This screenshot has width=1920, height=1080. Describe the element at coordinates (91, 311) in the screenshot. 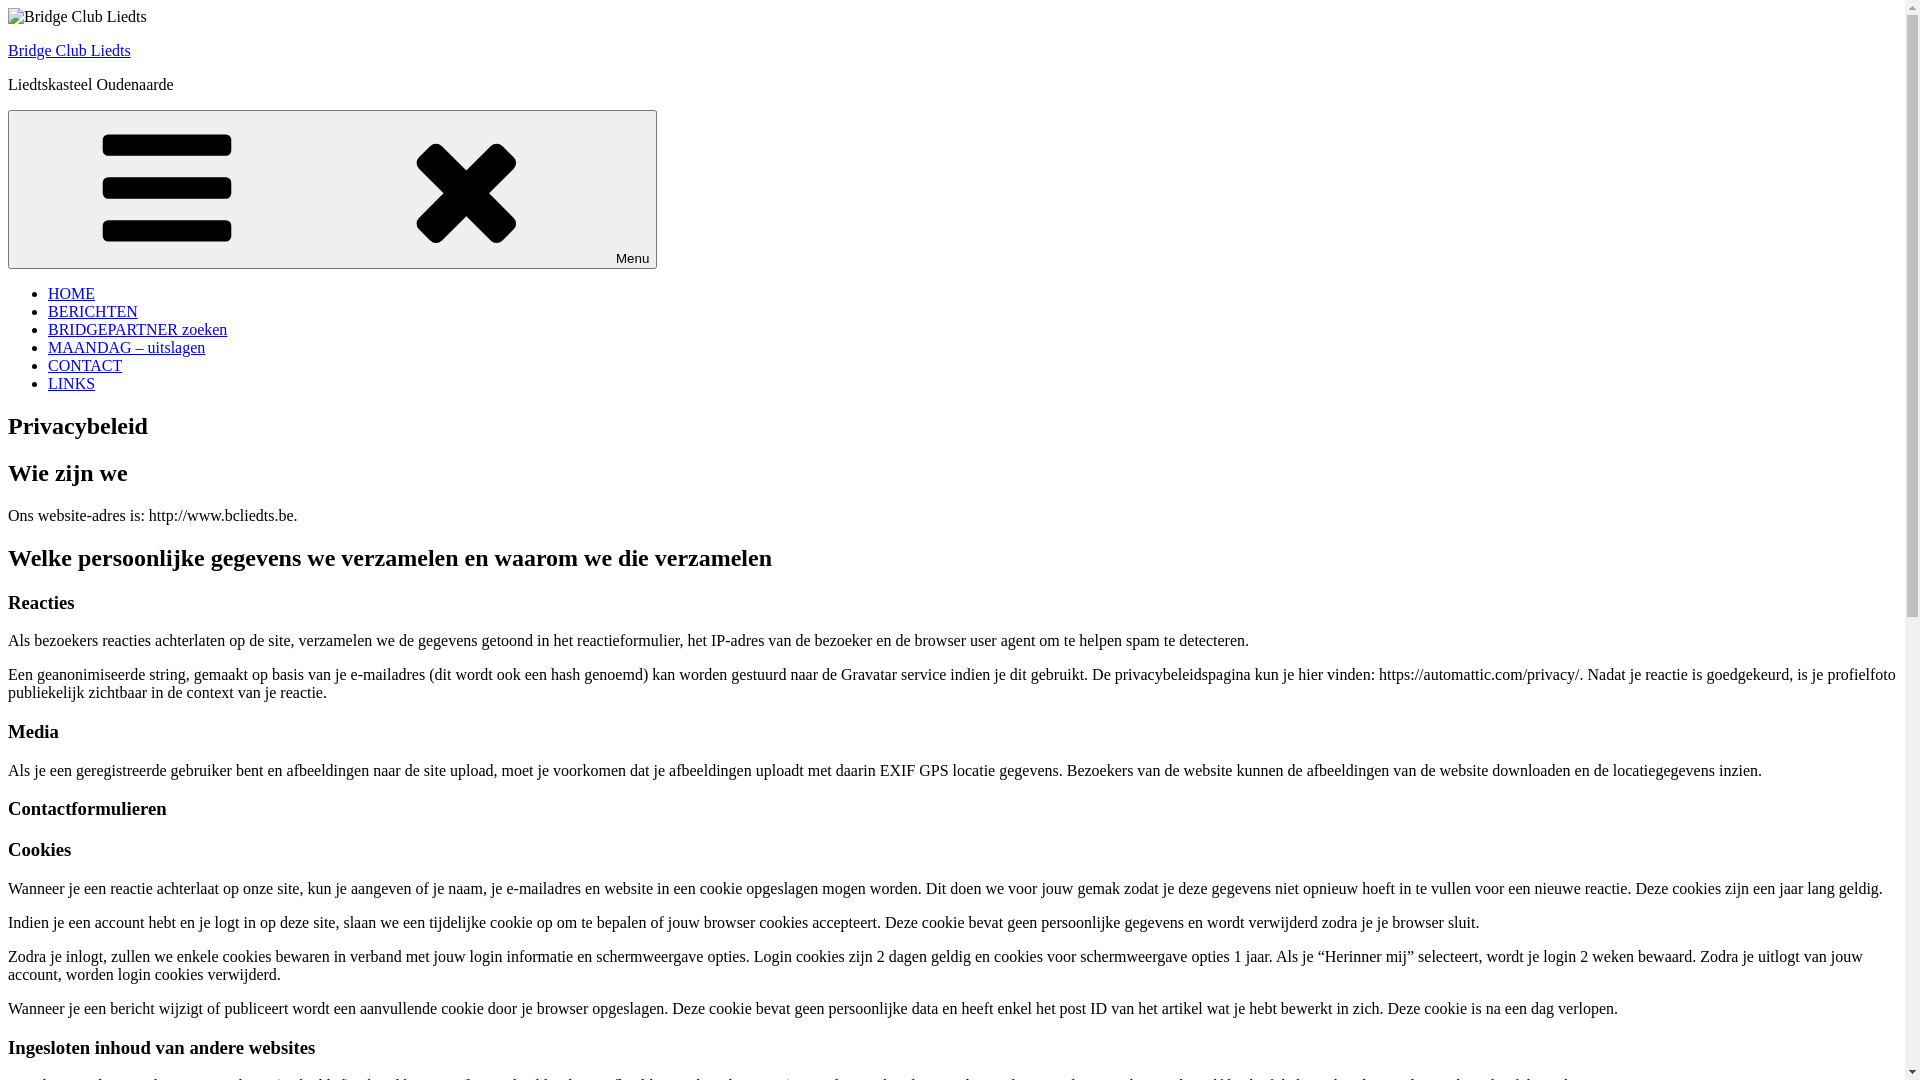

I see `'BERICHTEN'` at that location.